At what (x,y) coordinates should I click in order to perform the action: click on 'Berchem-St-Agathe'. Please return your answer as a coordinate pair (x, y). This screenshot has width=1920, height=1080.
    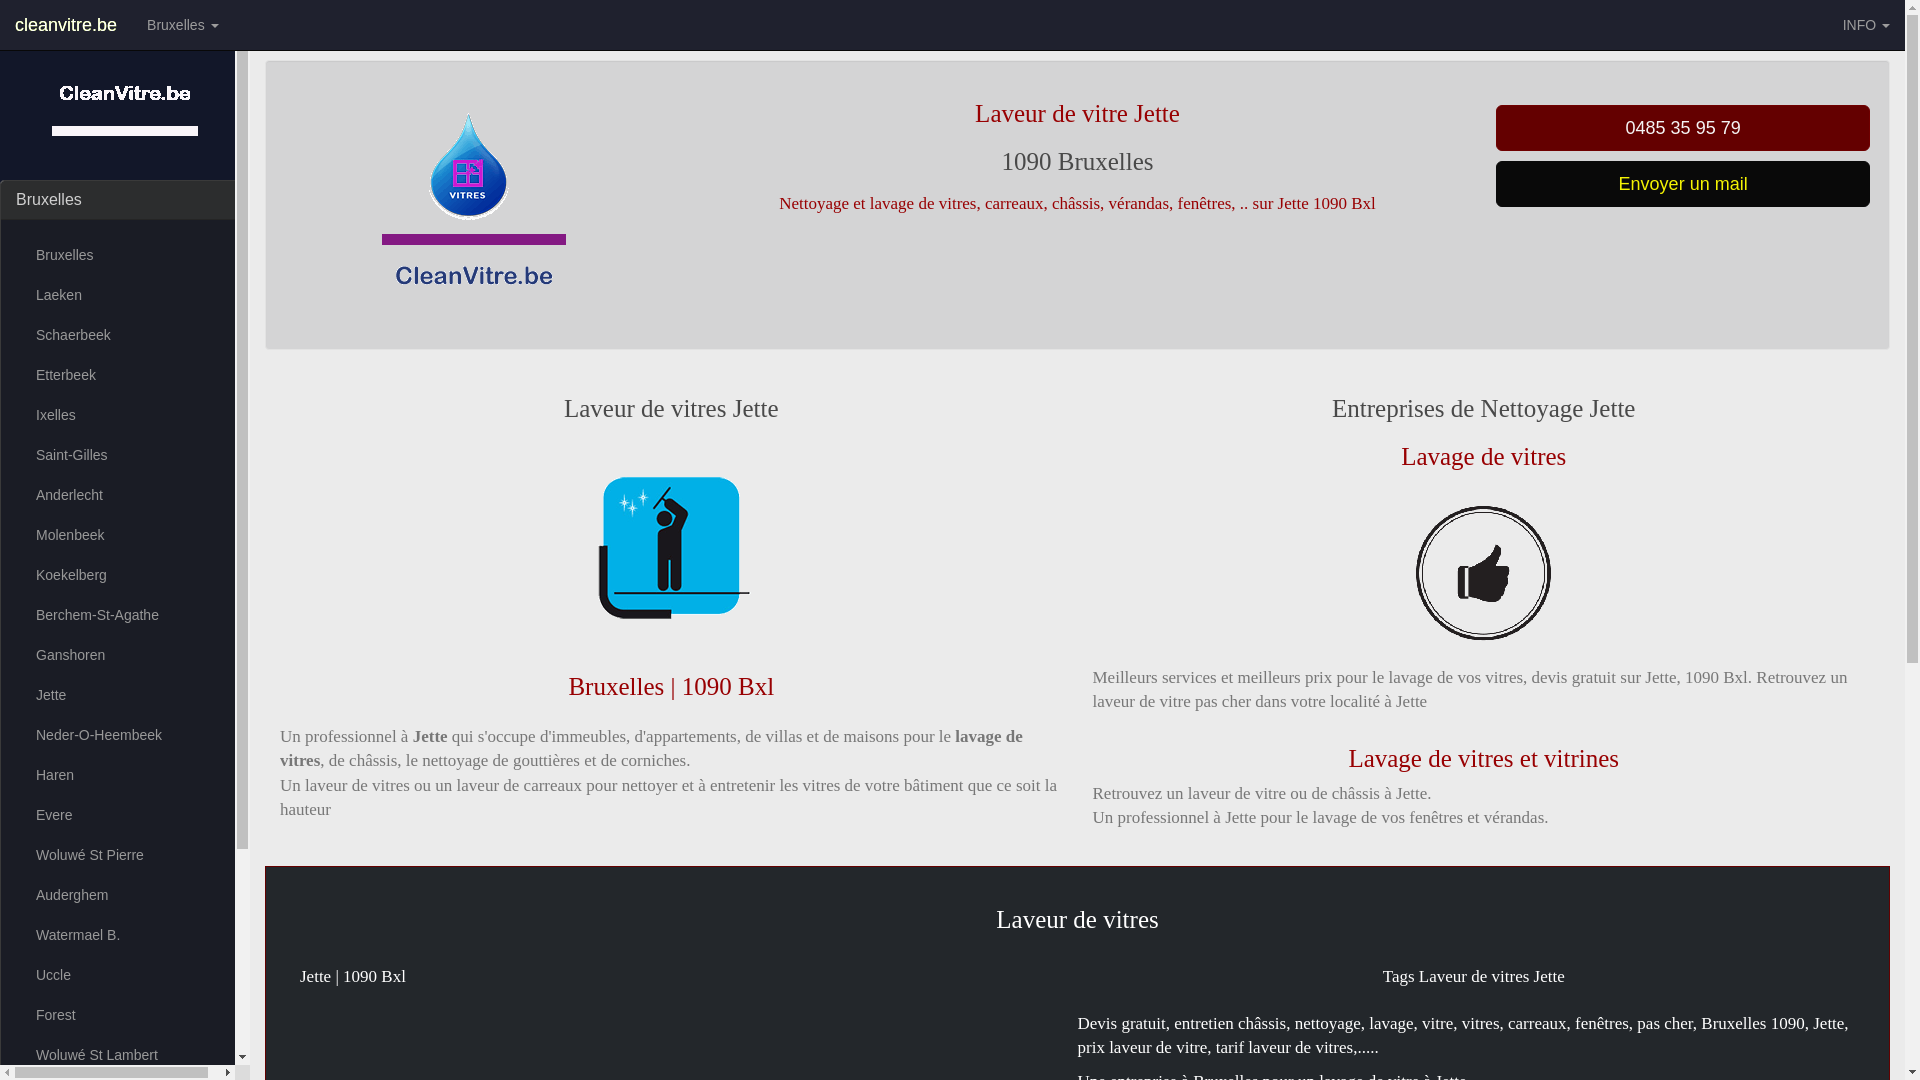
    Looking at the image, I should click on (123, 613).